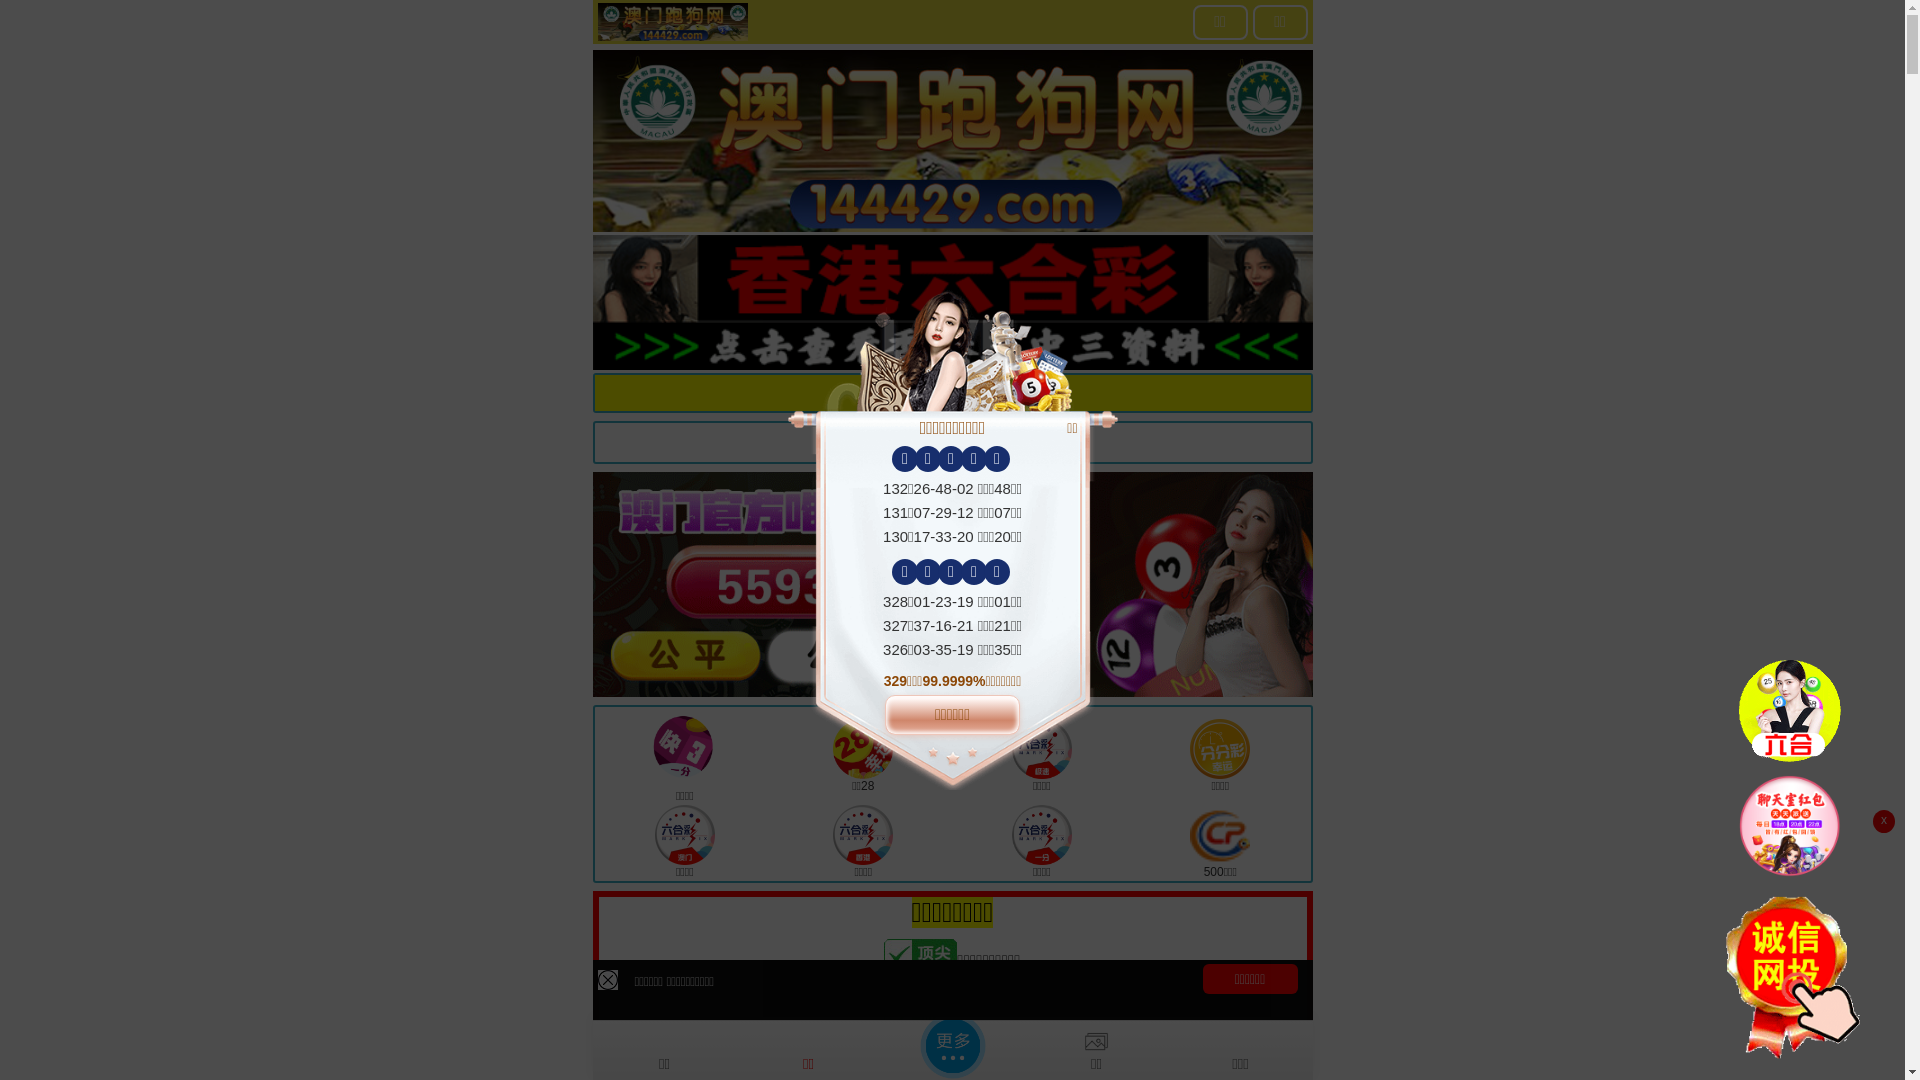 The height and width of the screenshot is (1080, 1920). Describe the element at coordinates (1882, 821) in the screenshot. I see `'x'` at that location.